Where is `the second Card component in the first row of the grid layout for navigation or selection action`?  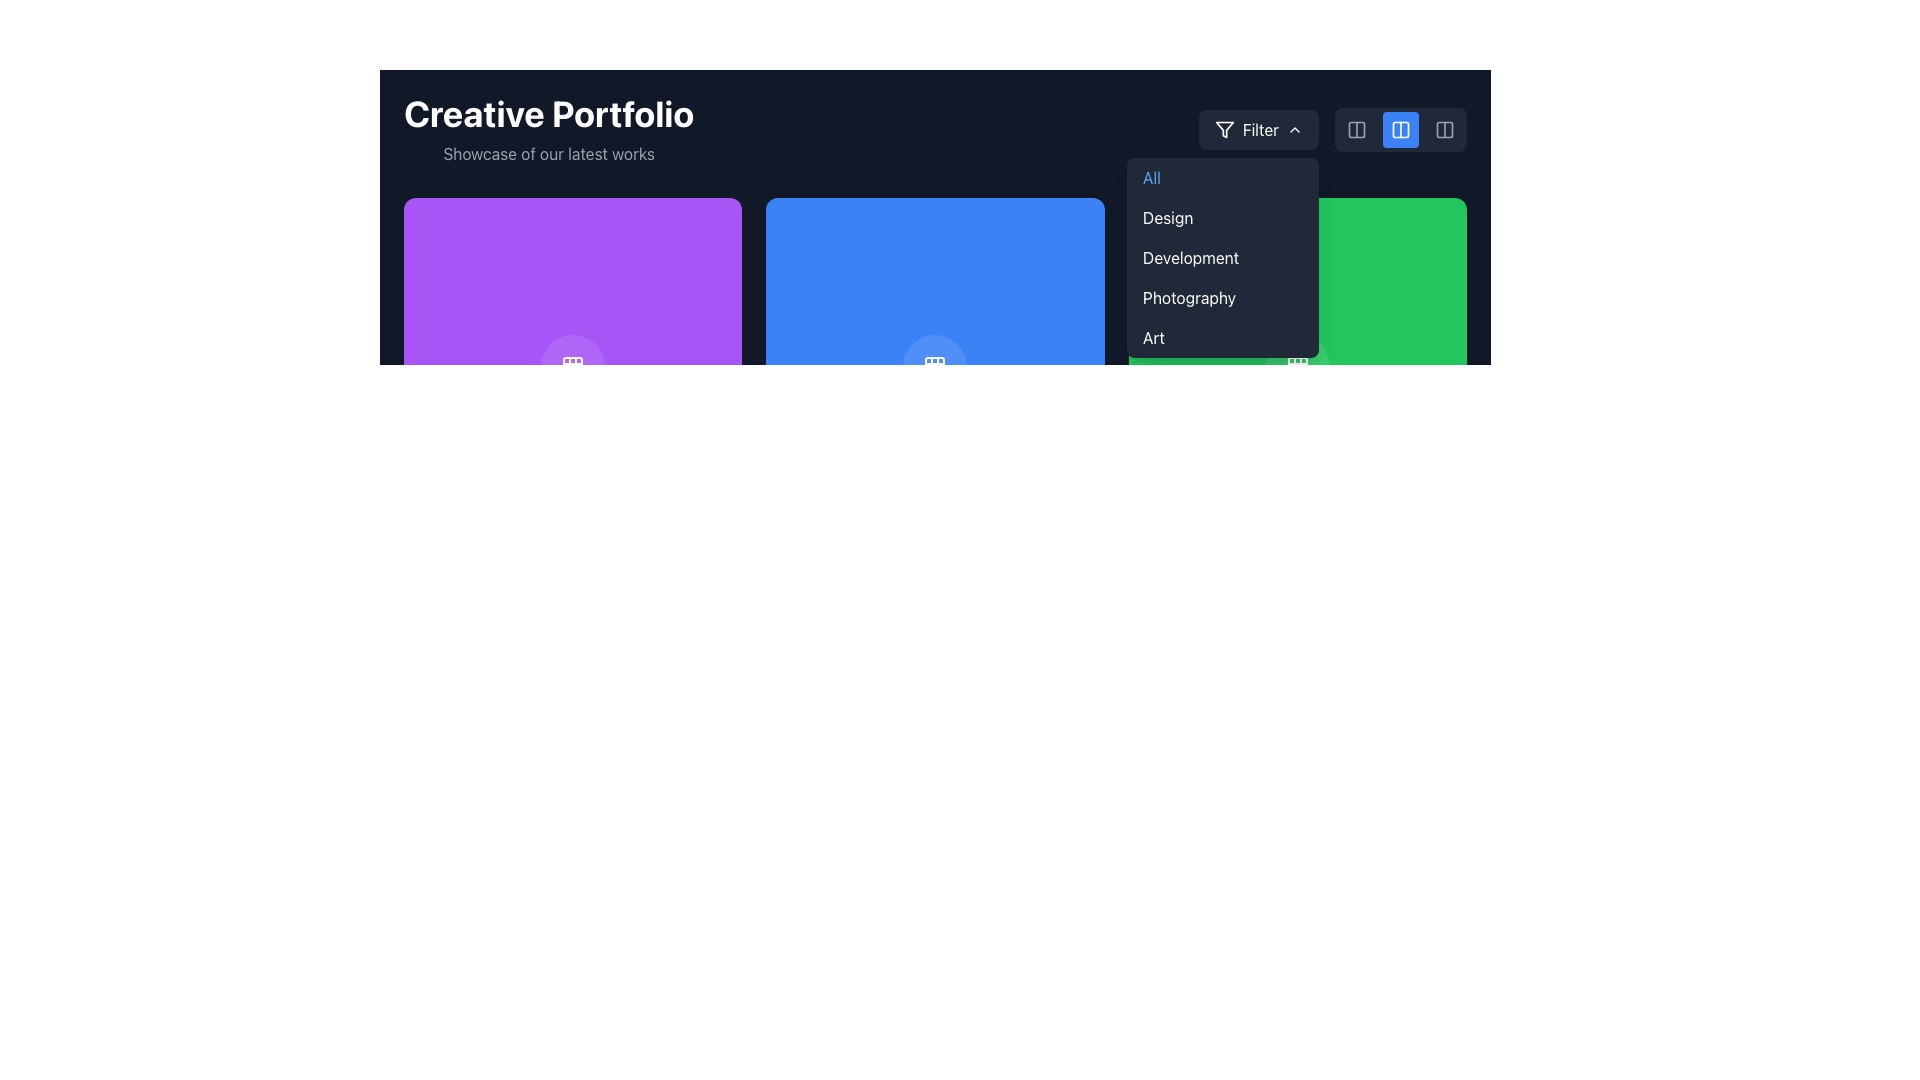 the second Card component in the first row of the grid layout for navigation or selection action is located at coordinates (934, 367).